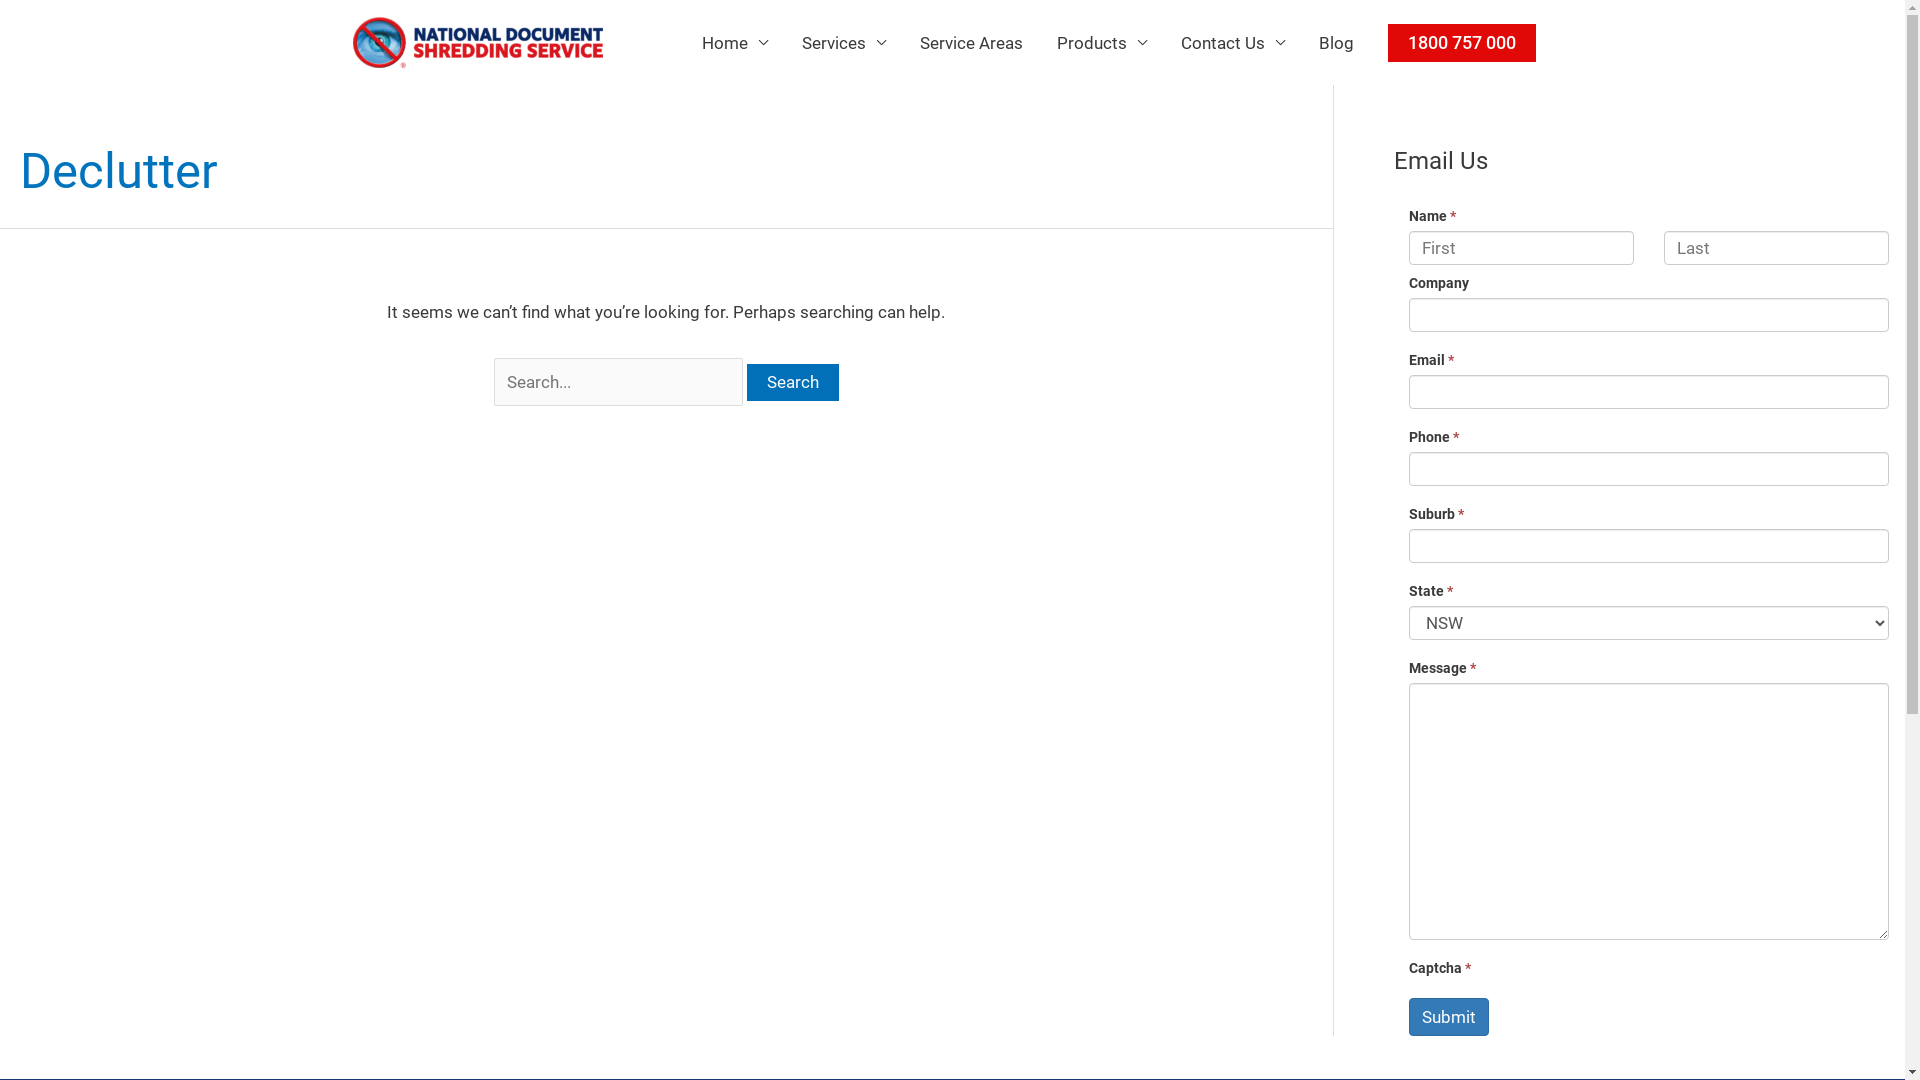 The width and height of the screenshot is (1920, 1080). I want to click on 'Services', so click(843, 42).